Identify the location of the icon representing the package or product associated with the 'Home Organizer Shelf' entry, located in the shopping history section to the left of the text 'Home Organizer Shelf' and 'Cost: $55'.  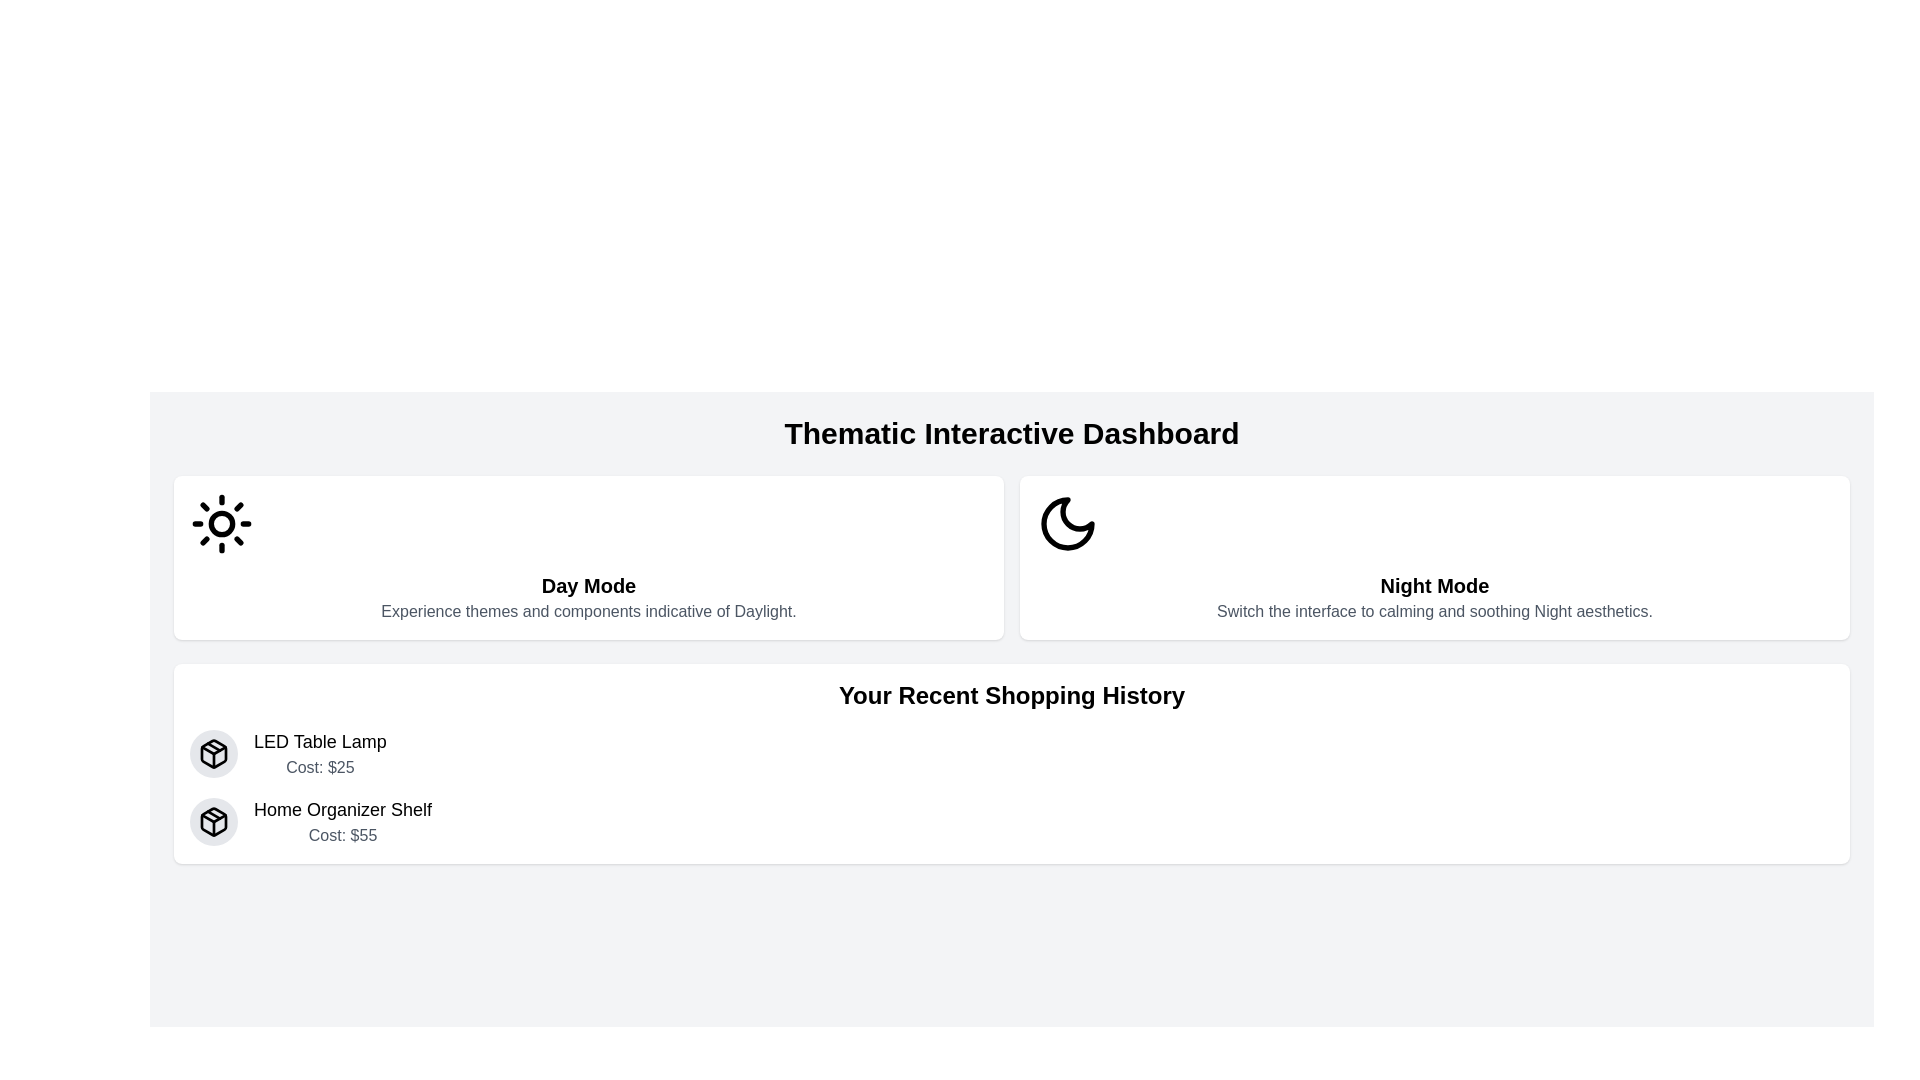
(214, 821).